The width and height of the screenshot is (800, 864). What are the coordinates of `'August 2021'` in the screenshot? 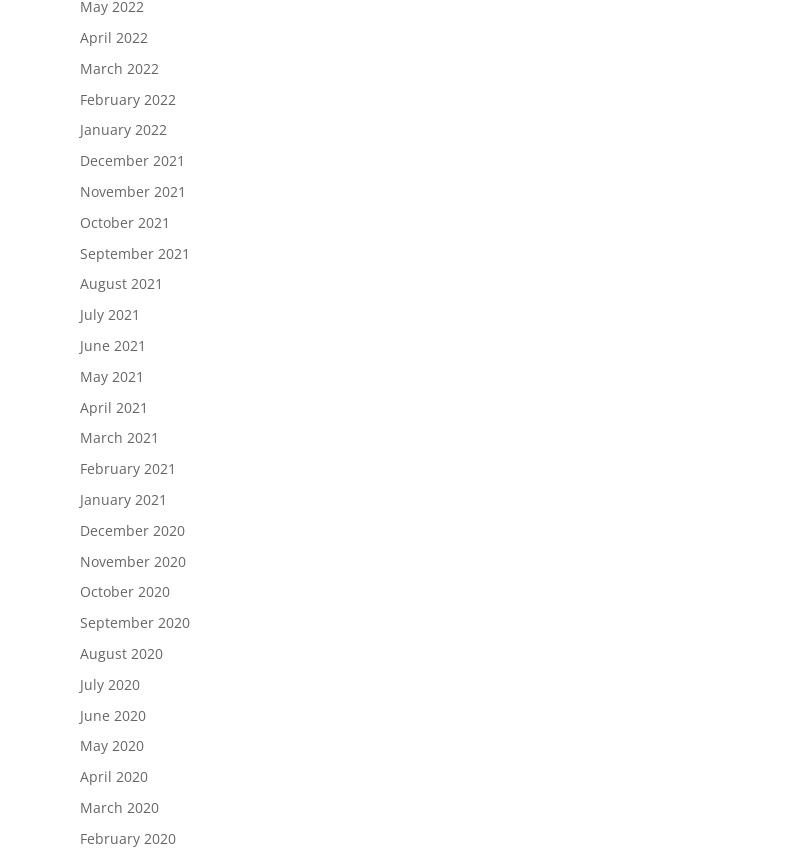 It's located at (120, 283).